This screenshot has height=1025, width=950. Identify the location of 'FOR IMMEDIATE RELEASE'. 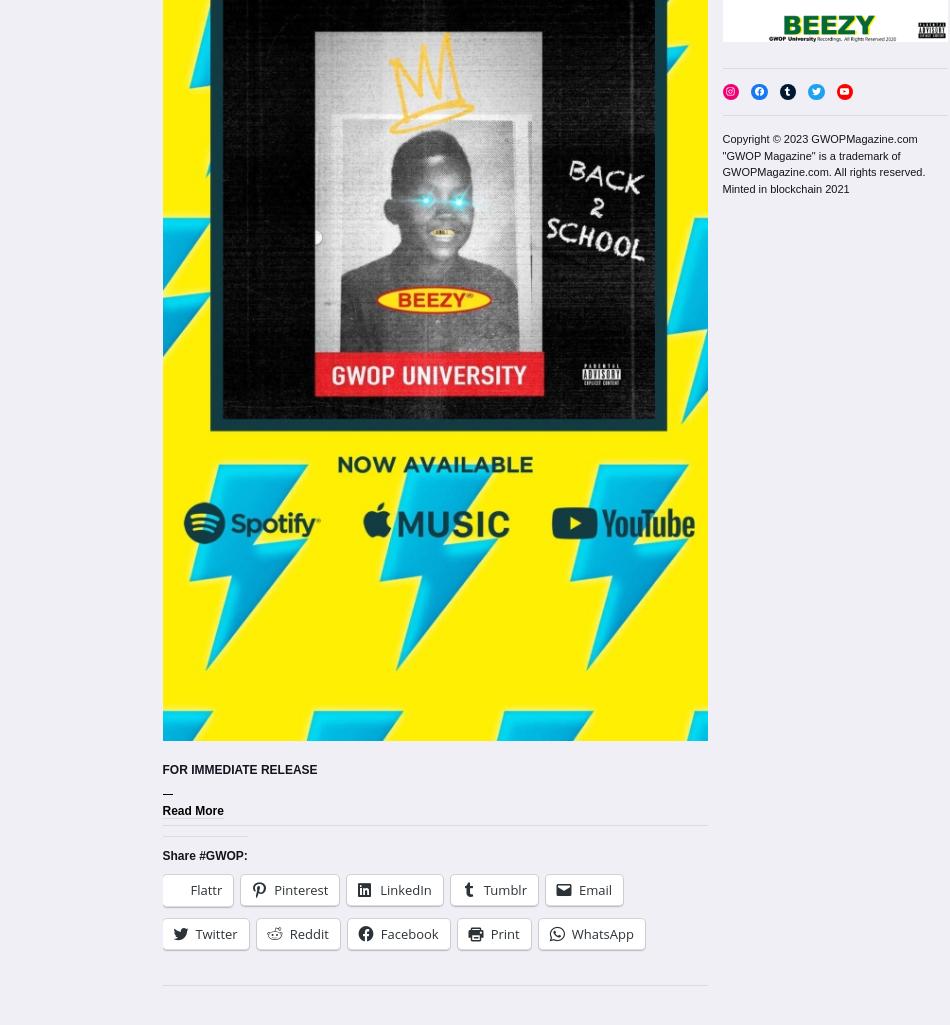
(238, 768).